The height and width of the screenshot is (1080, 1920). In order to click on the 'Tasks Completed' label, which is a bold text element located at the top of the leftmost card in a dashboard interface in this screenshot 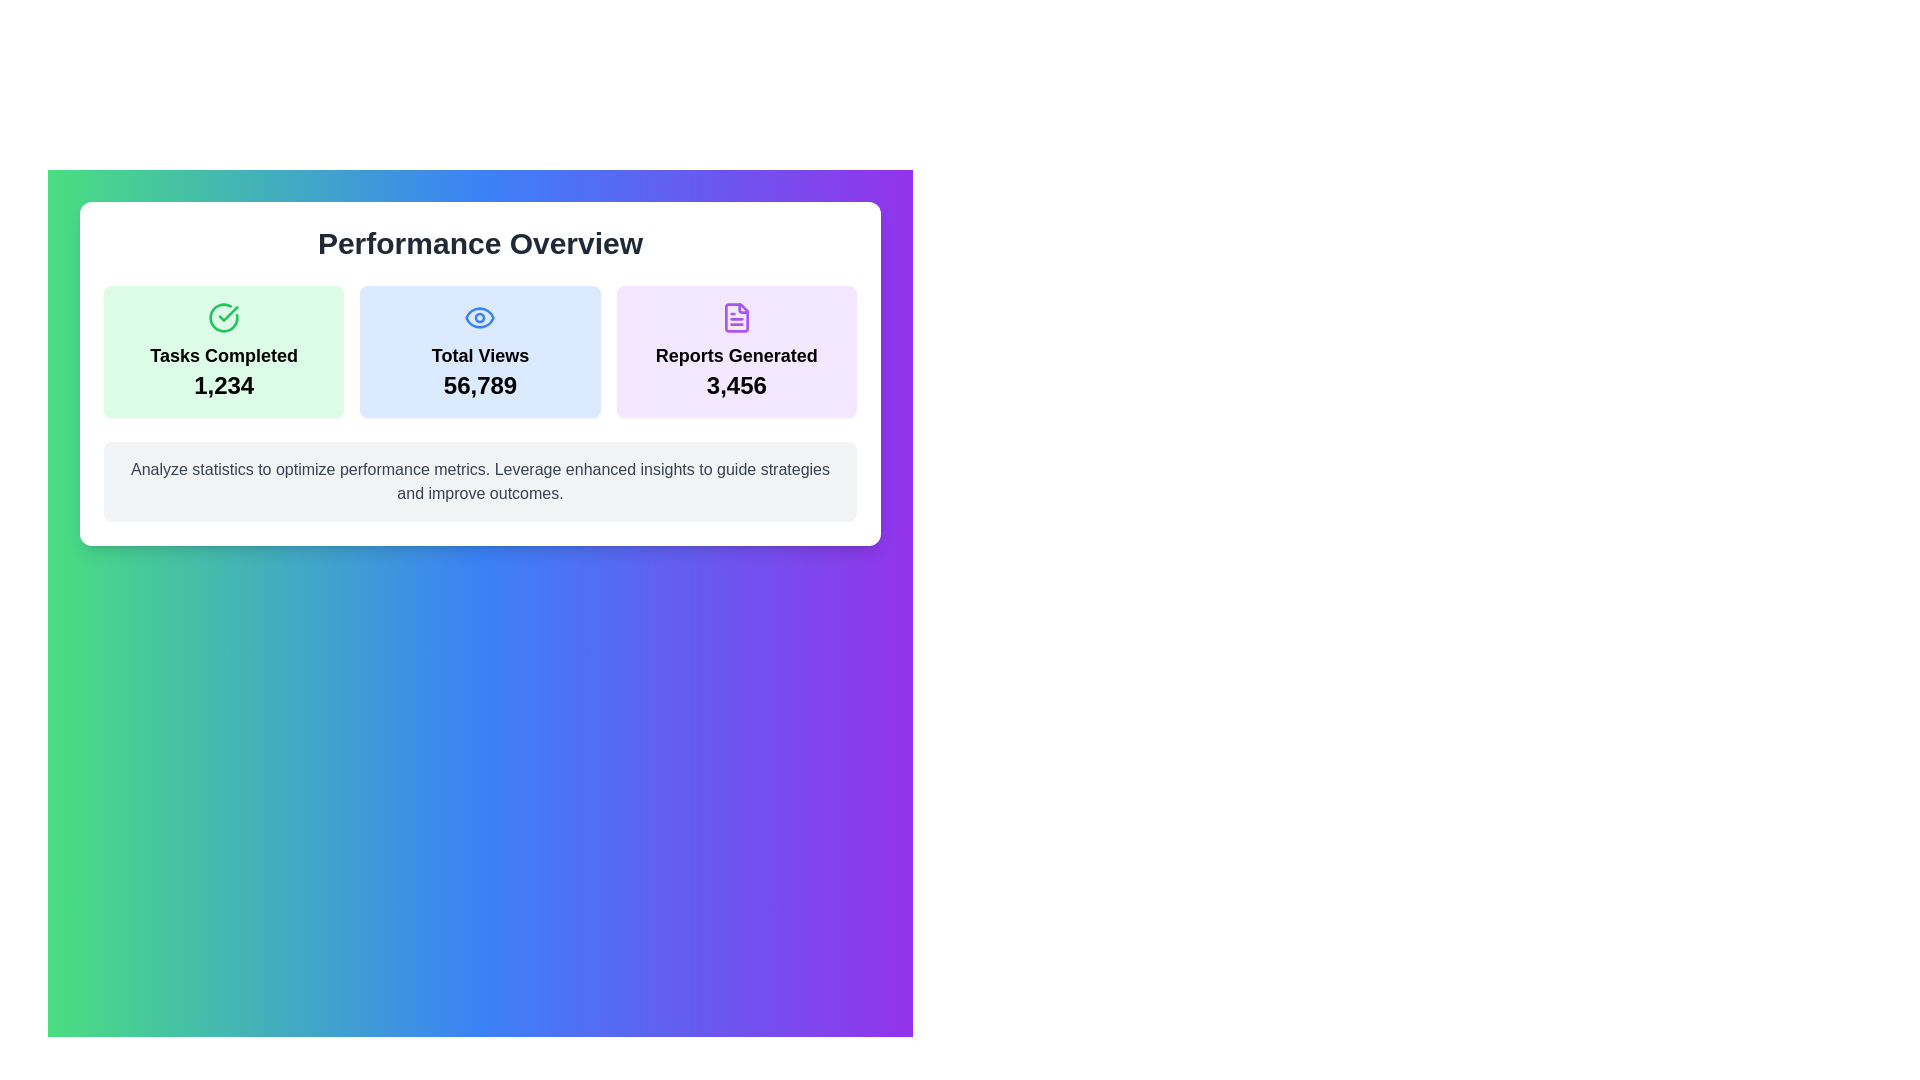, I will do `click(224, 354)`.